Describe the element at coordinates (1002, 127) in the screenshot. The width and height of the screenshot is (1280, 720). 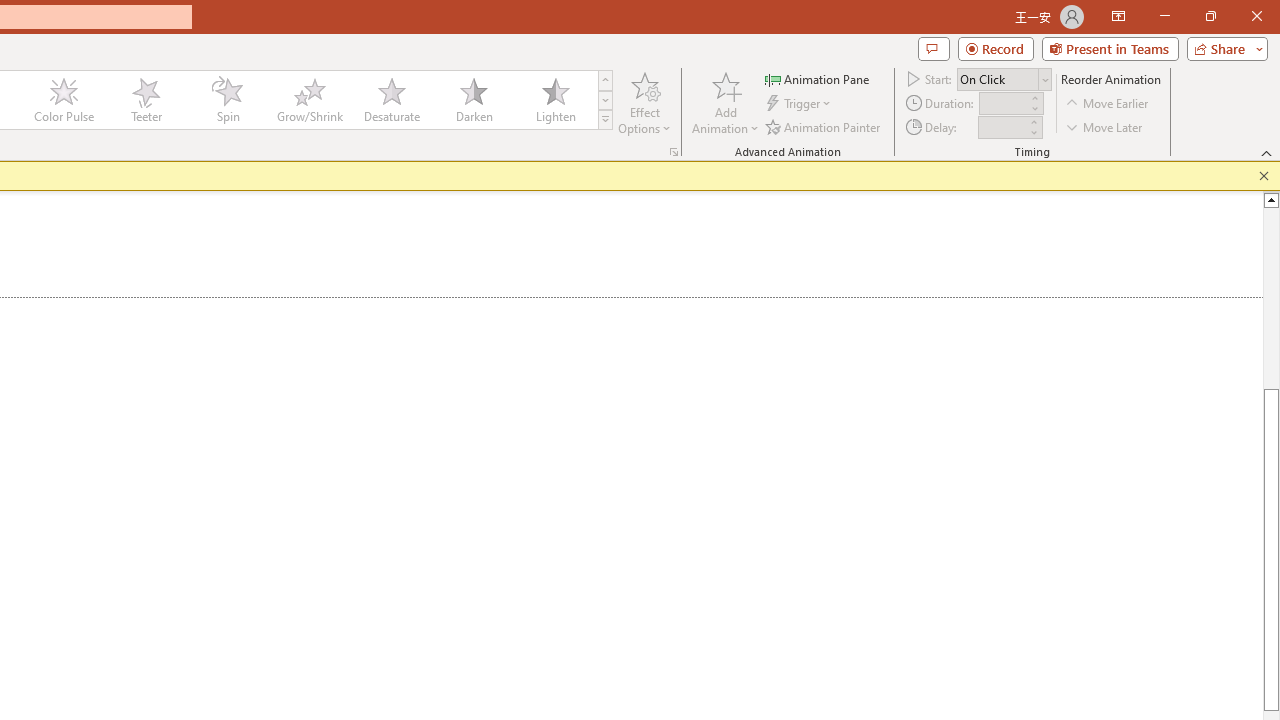
I see `'Animation Delay'` at that location.